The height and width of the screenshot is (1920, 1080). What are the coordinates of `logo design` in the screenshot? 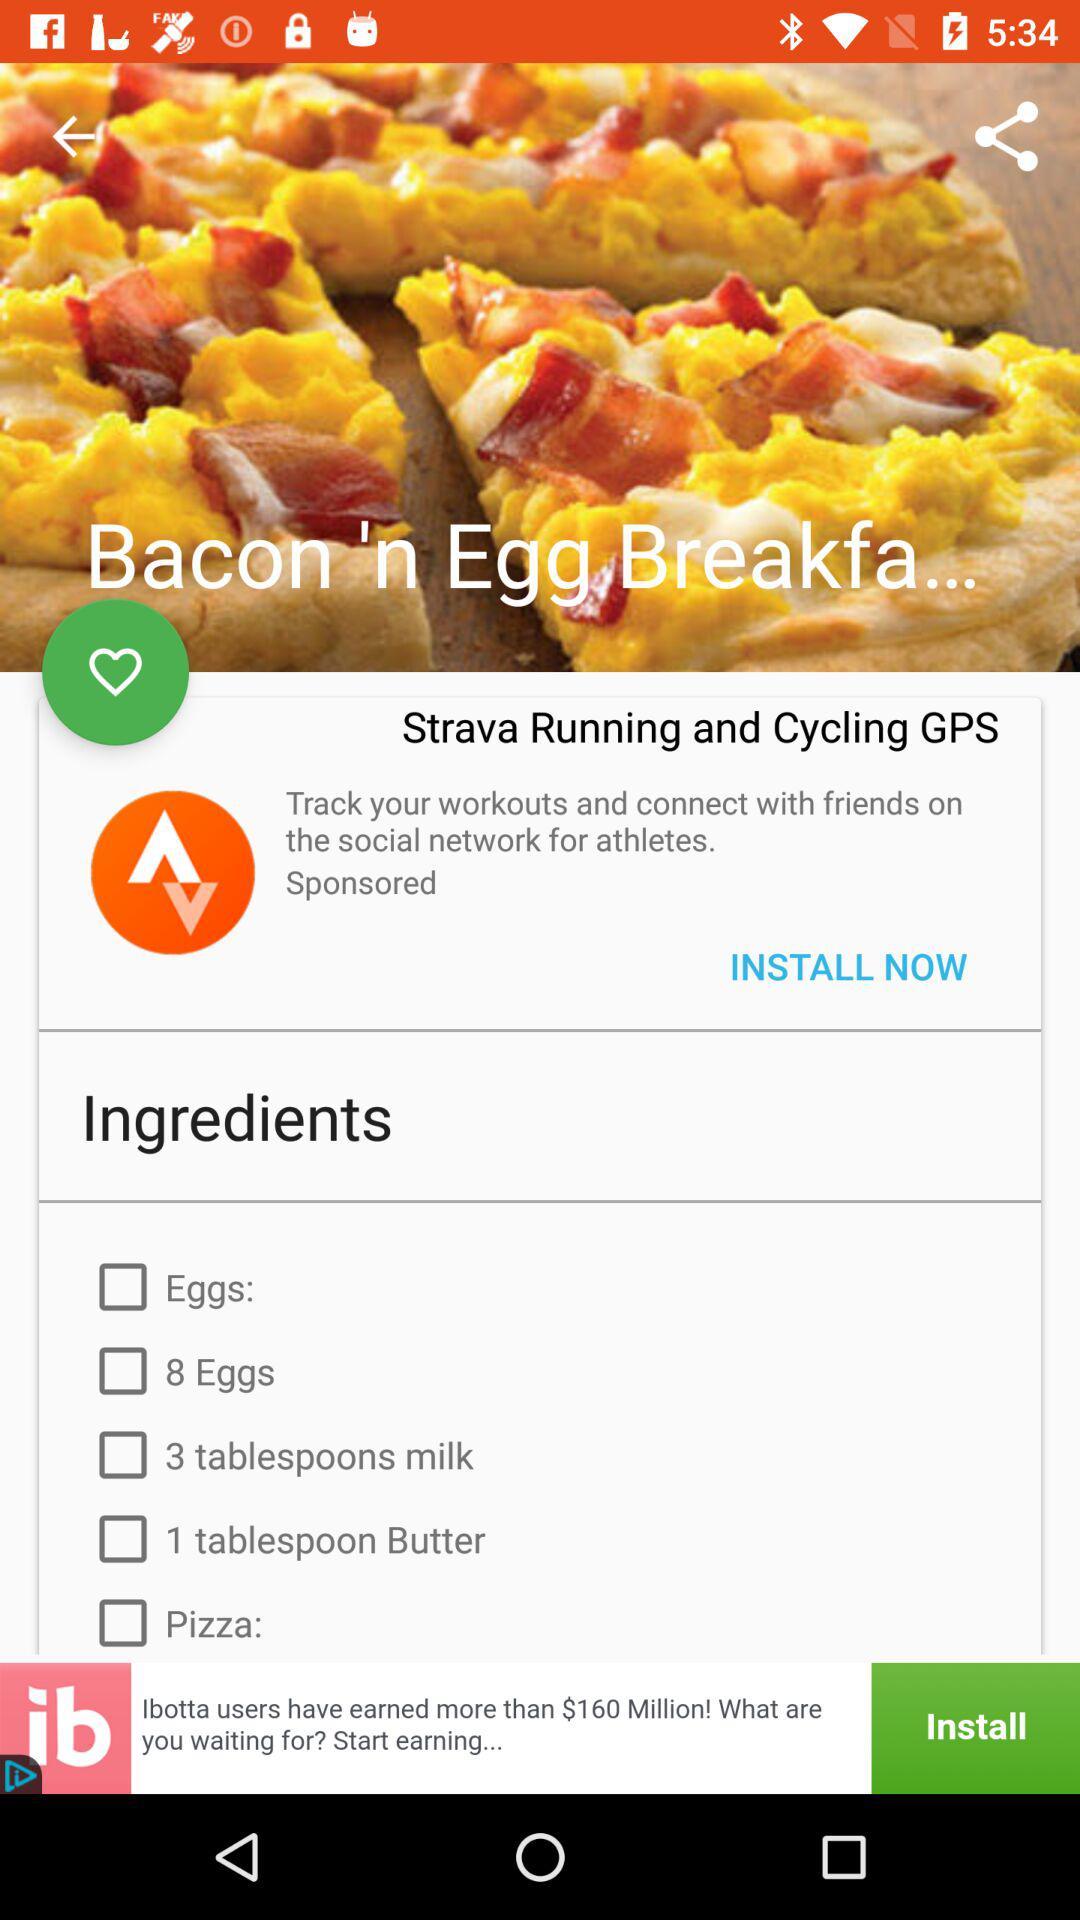 It's located at (171, 872).